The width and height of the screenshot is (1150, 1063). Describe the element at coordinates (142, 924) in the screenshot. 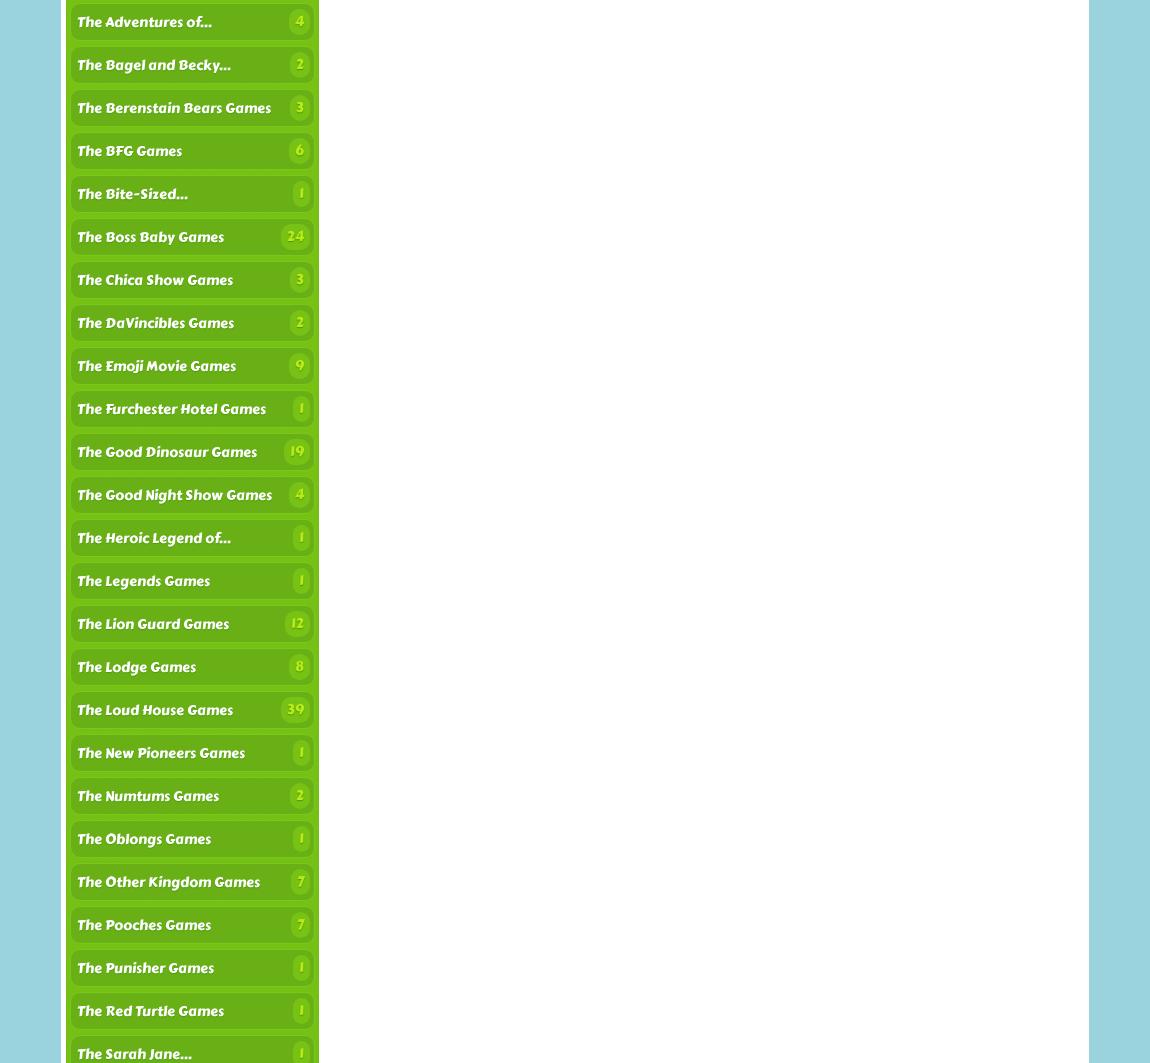

I see `'The Pooches Games'` at that location.